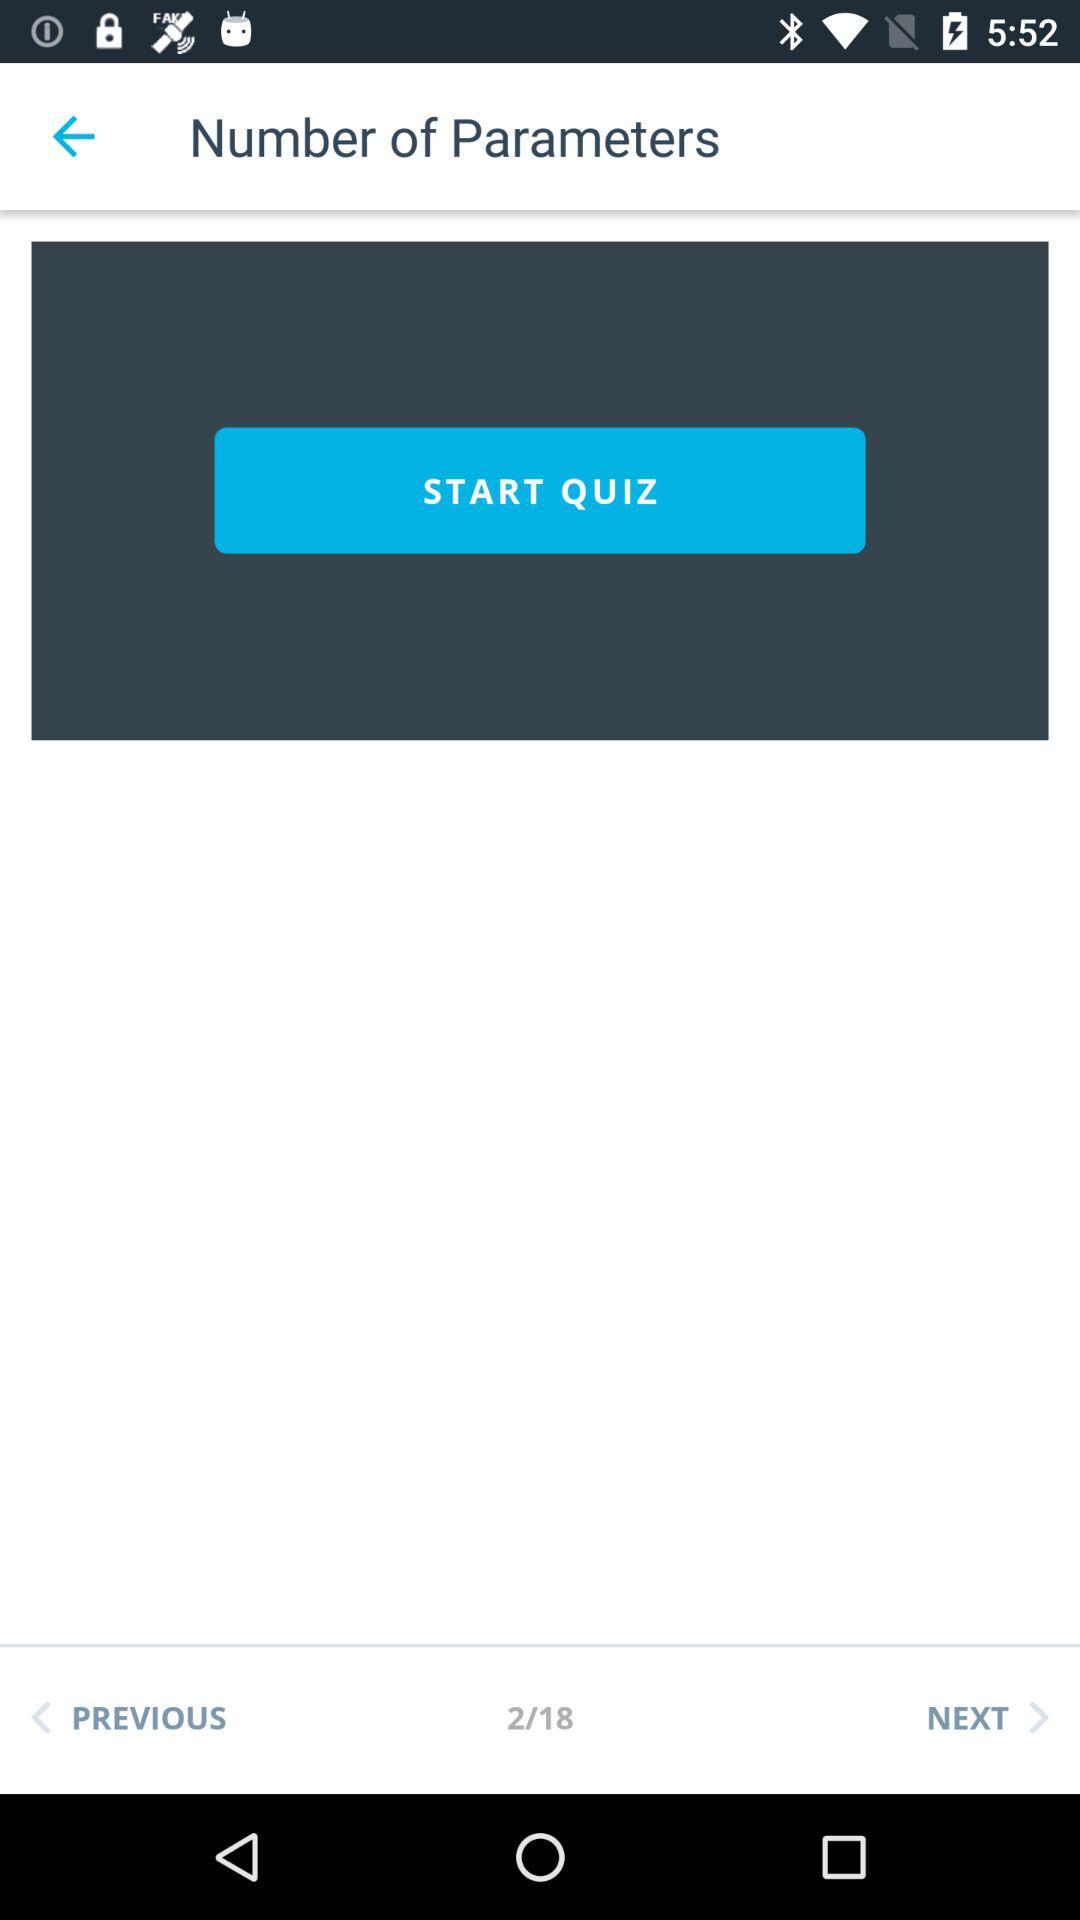 The width and height of the screenshot is (1080, 1920). Describe the element at coordinates (540, 490) in the screenshot. I see `icon above the previous item` at that location.